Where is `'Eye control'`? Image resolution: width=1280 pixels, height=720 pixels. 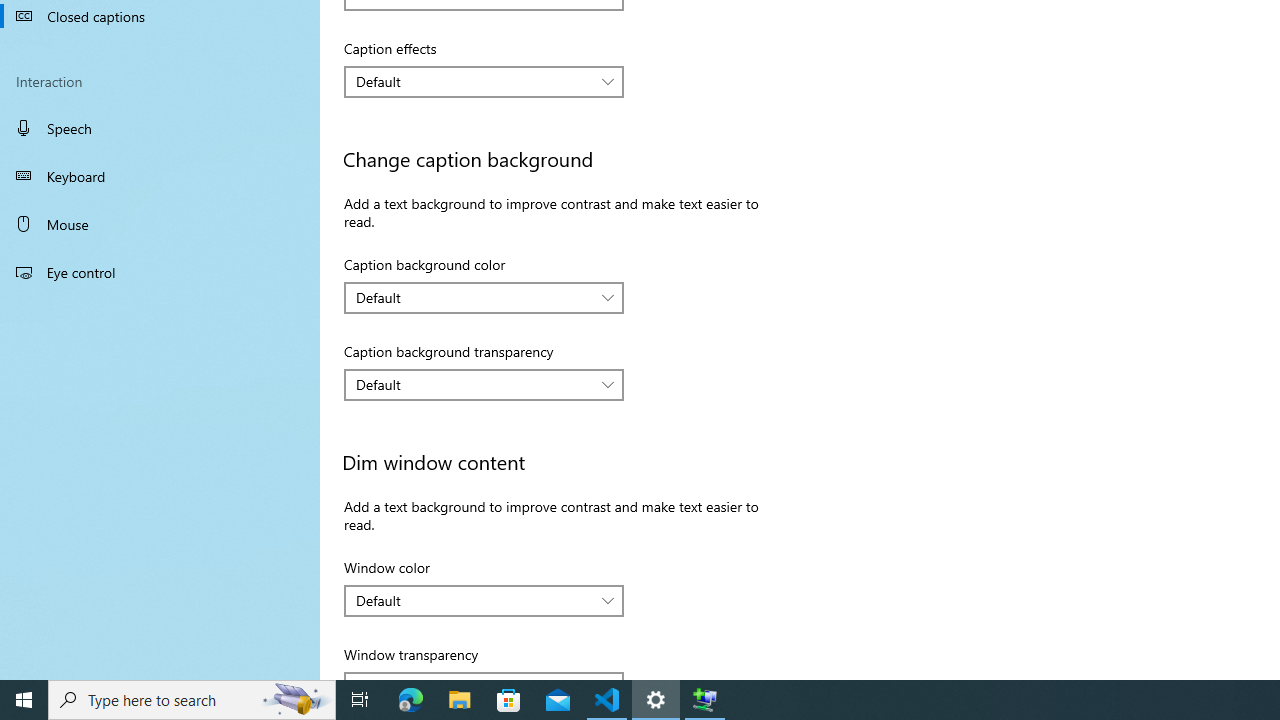 'Eye control' is located at coordinates (160, 271).